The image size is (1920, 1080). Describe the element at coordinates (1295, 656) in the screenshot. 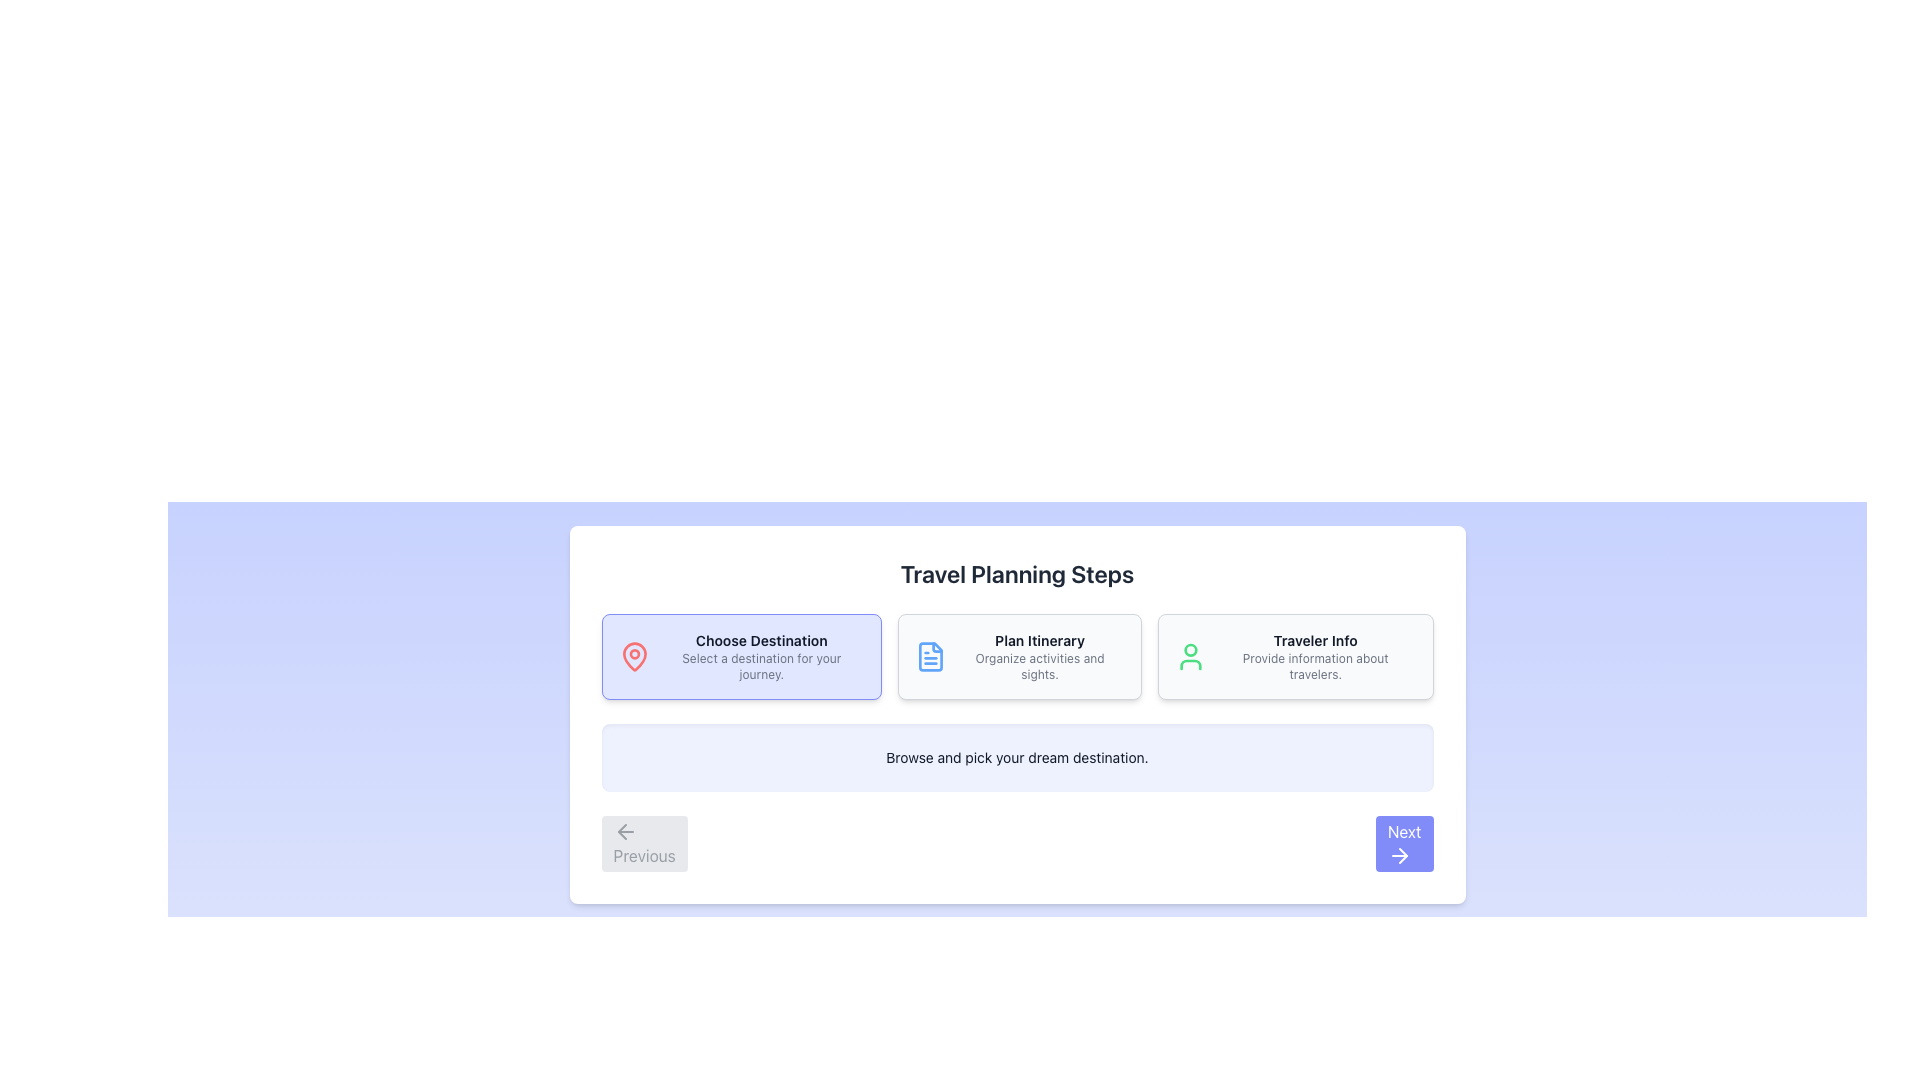

I see `the rightmost button under 'Travel Planning Steps'` at that location.